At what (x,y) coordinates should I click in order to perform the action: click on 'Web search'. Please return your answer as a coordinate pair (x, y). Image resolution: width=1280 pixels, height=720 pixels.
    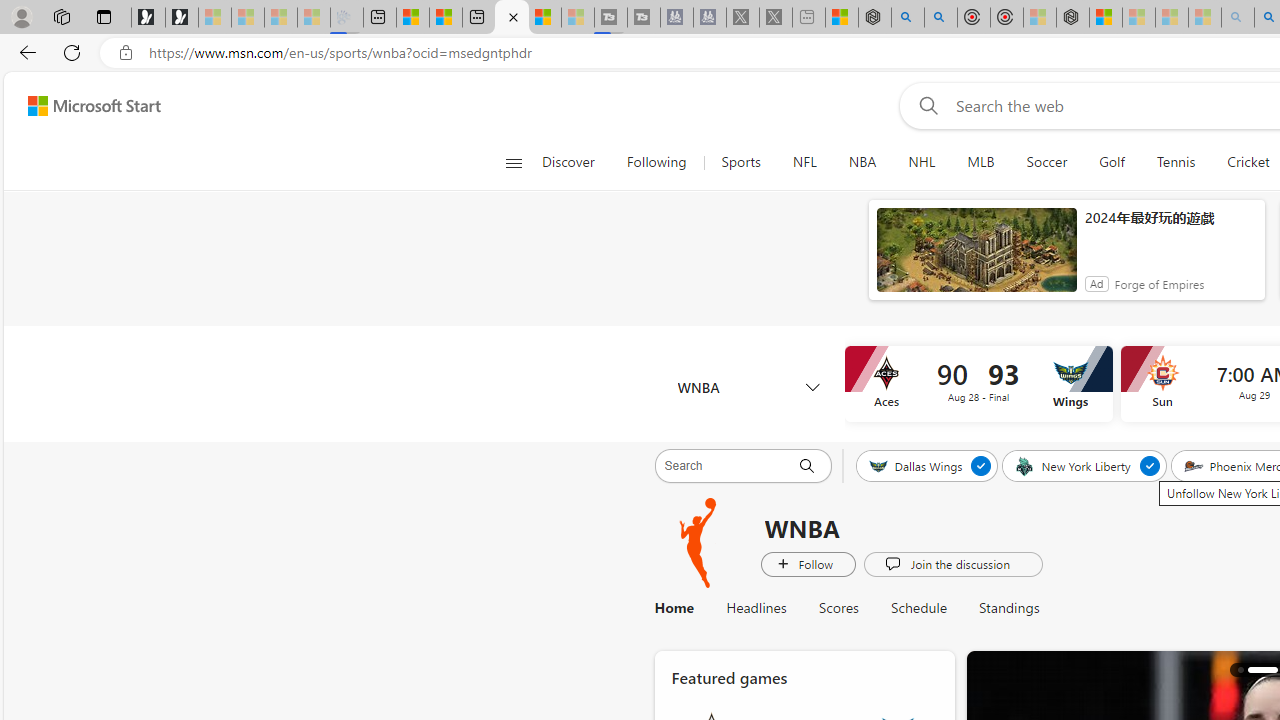
    Looking at the image, I should click on (923, 105).